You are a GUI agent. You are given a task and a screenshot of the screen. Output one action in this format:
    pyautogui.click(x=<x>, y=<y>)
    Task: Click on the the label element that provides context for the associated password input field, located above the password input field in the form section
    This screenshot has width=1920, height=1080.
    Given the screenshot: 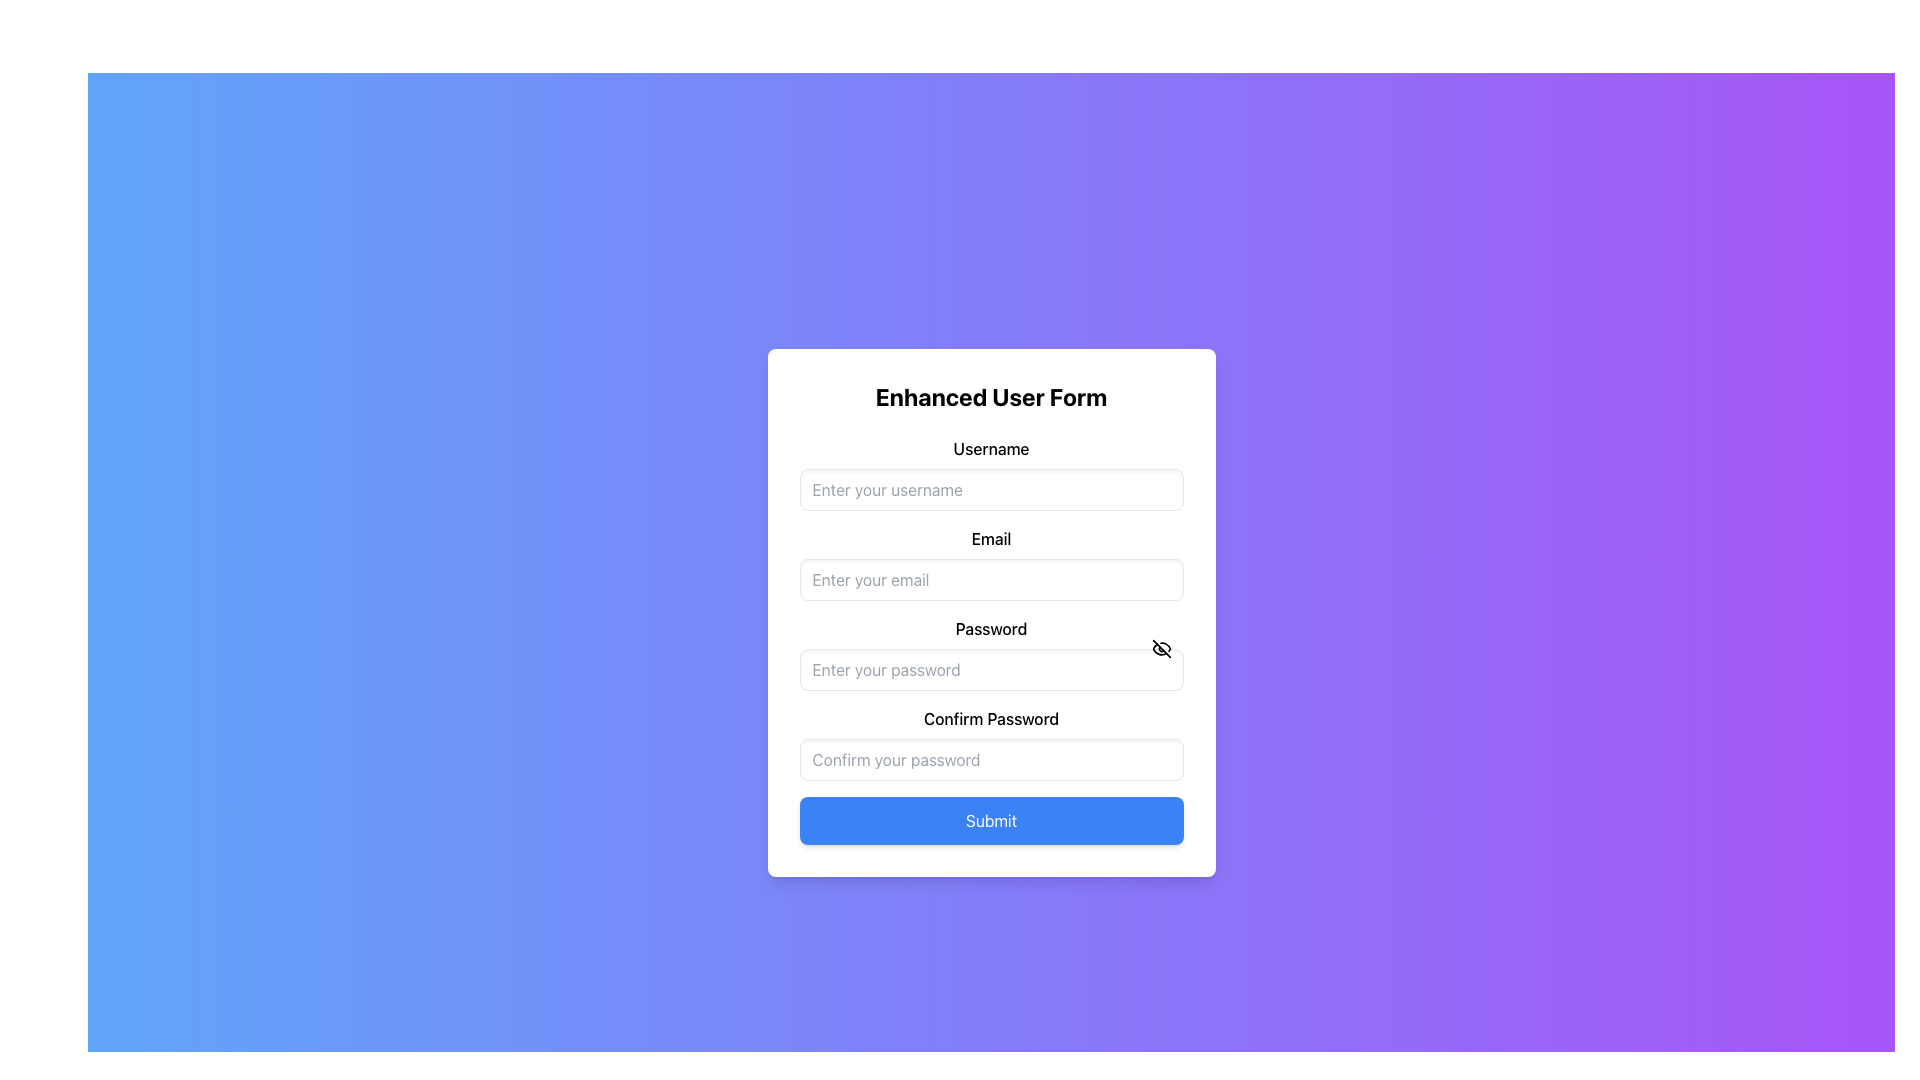 What is the action you would take?
    pyautogui.click(x=991, y=627)
    